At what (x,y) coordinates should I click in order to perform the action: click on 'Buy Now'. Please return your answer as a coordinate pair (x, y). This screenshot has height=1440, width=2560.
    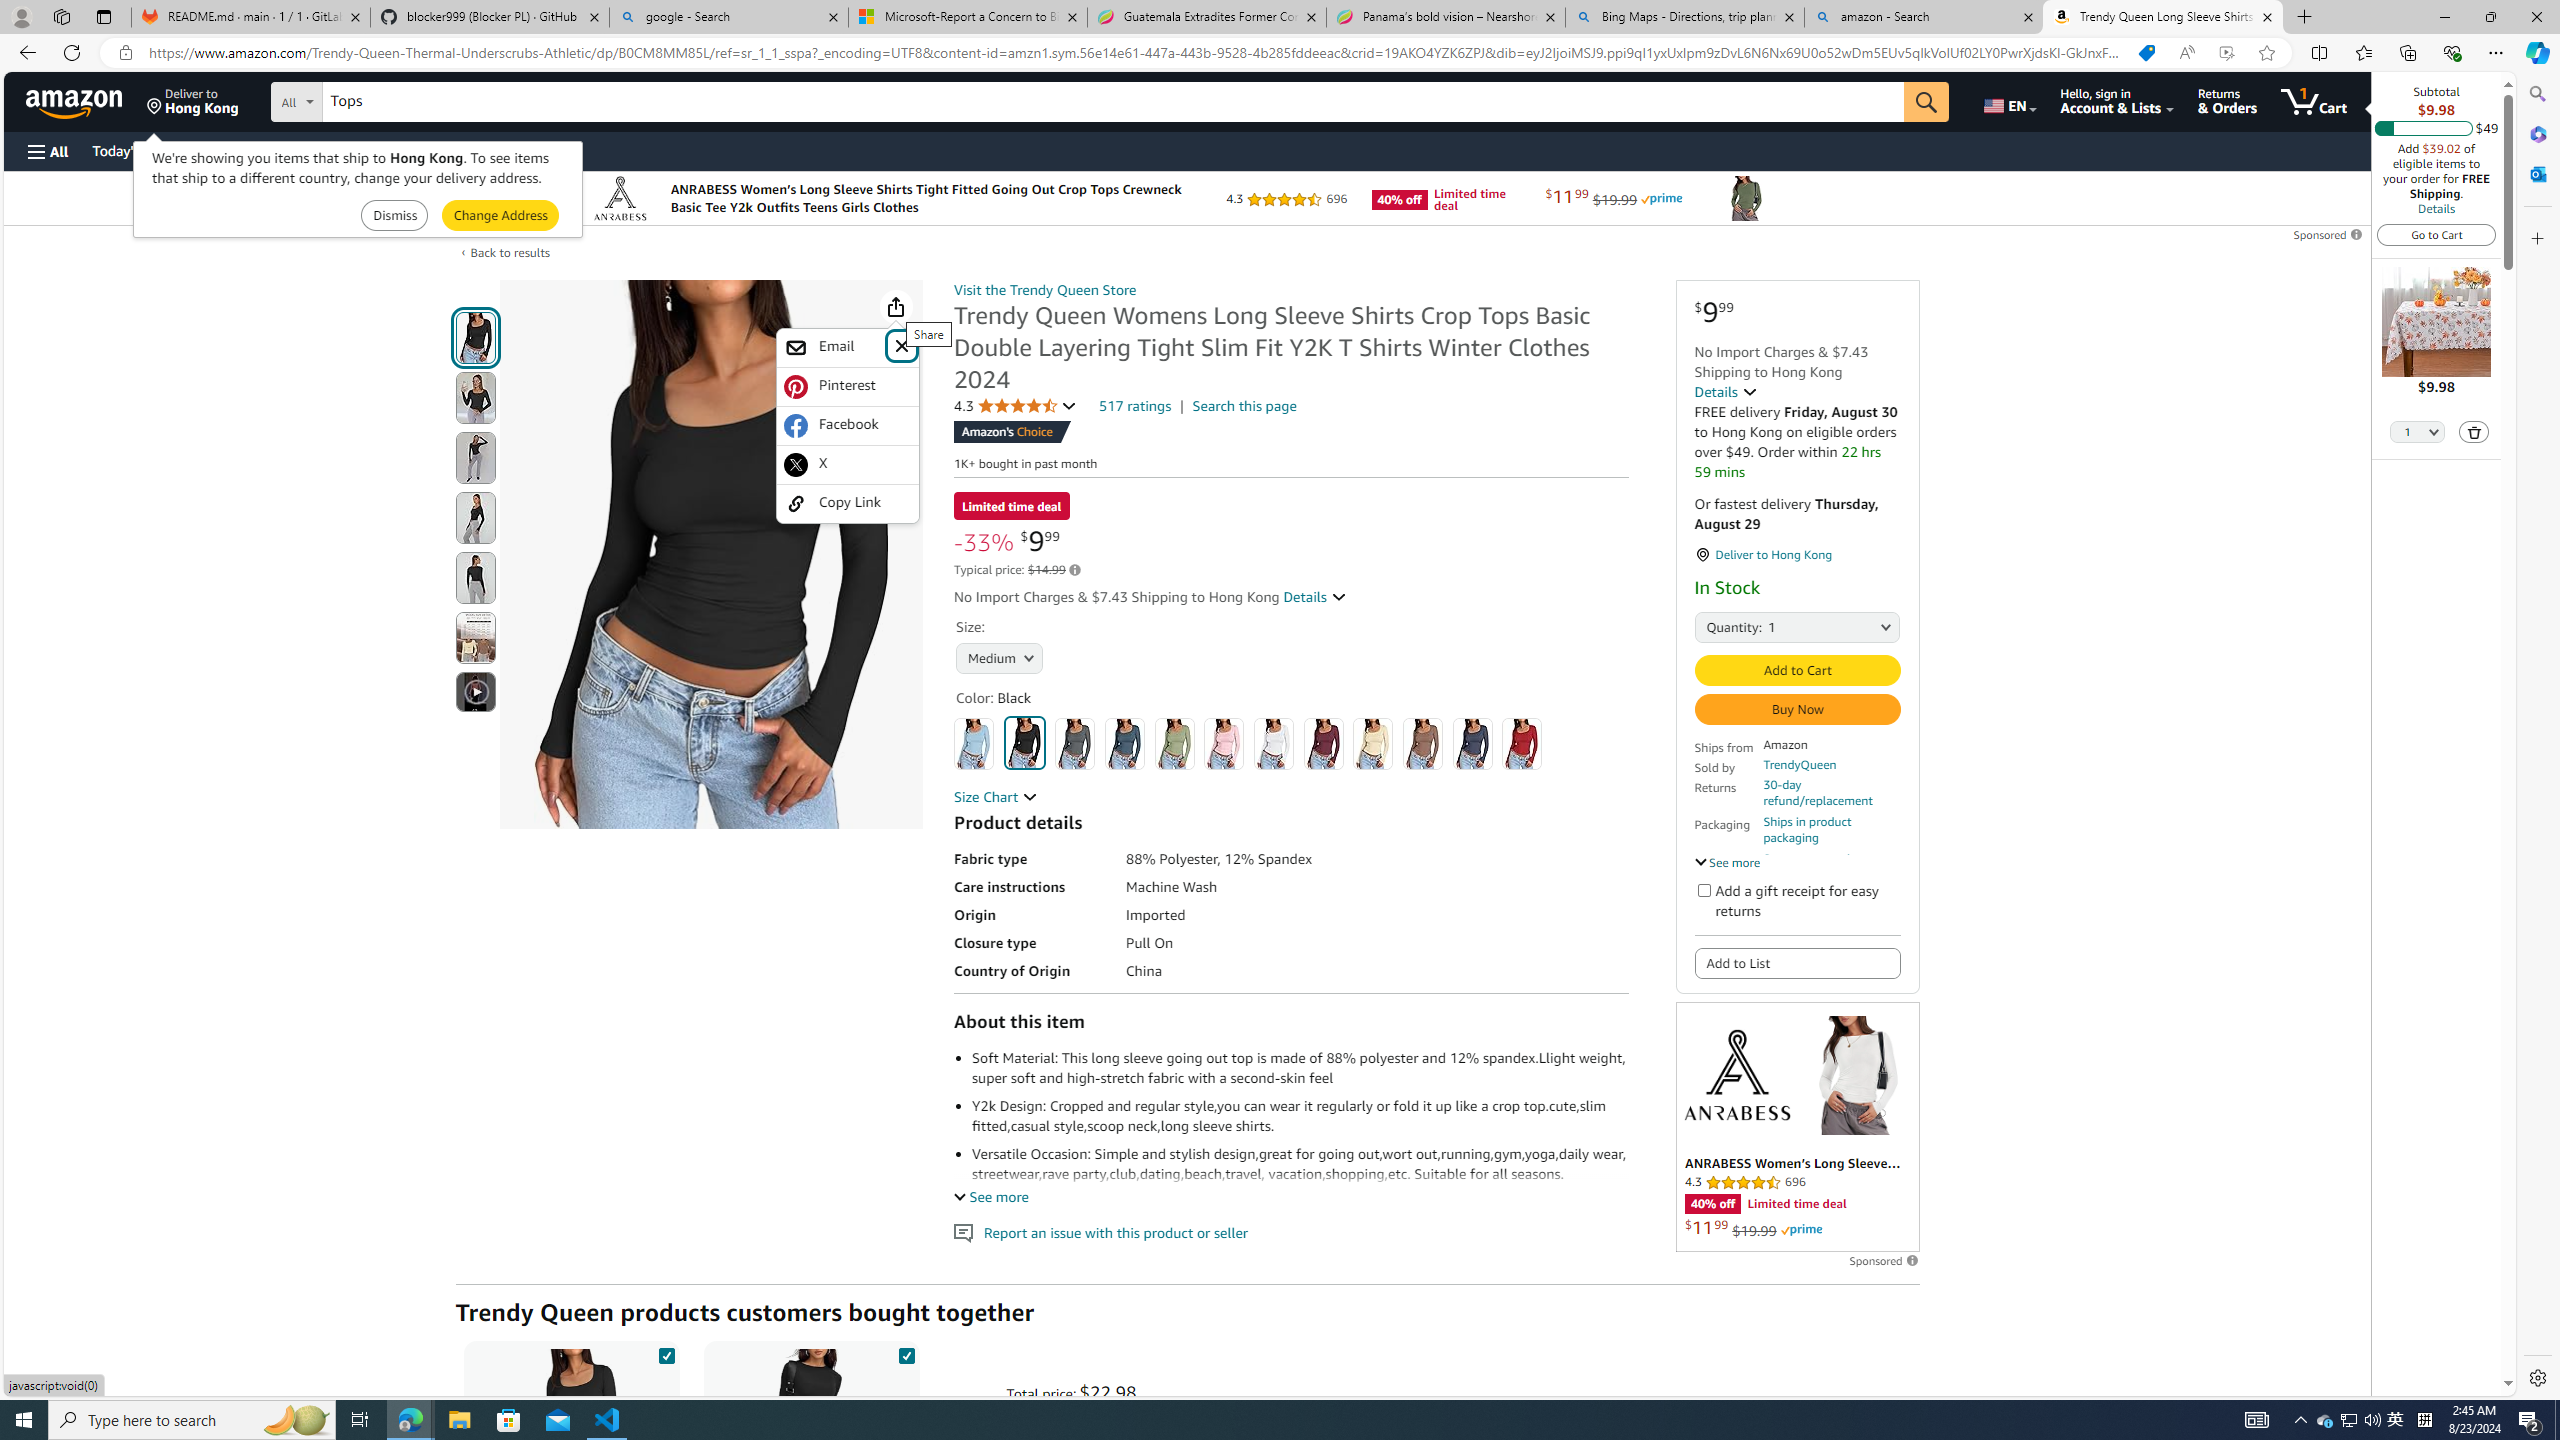
    Looking at the image, I should click on (1797, 708).